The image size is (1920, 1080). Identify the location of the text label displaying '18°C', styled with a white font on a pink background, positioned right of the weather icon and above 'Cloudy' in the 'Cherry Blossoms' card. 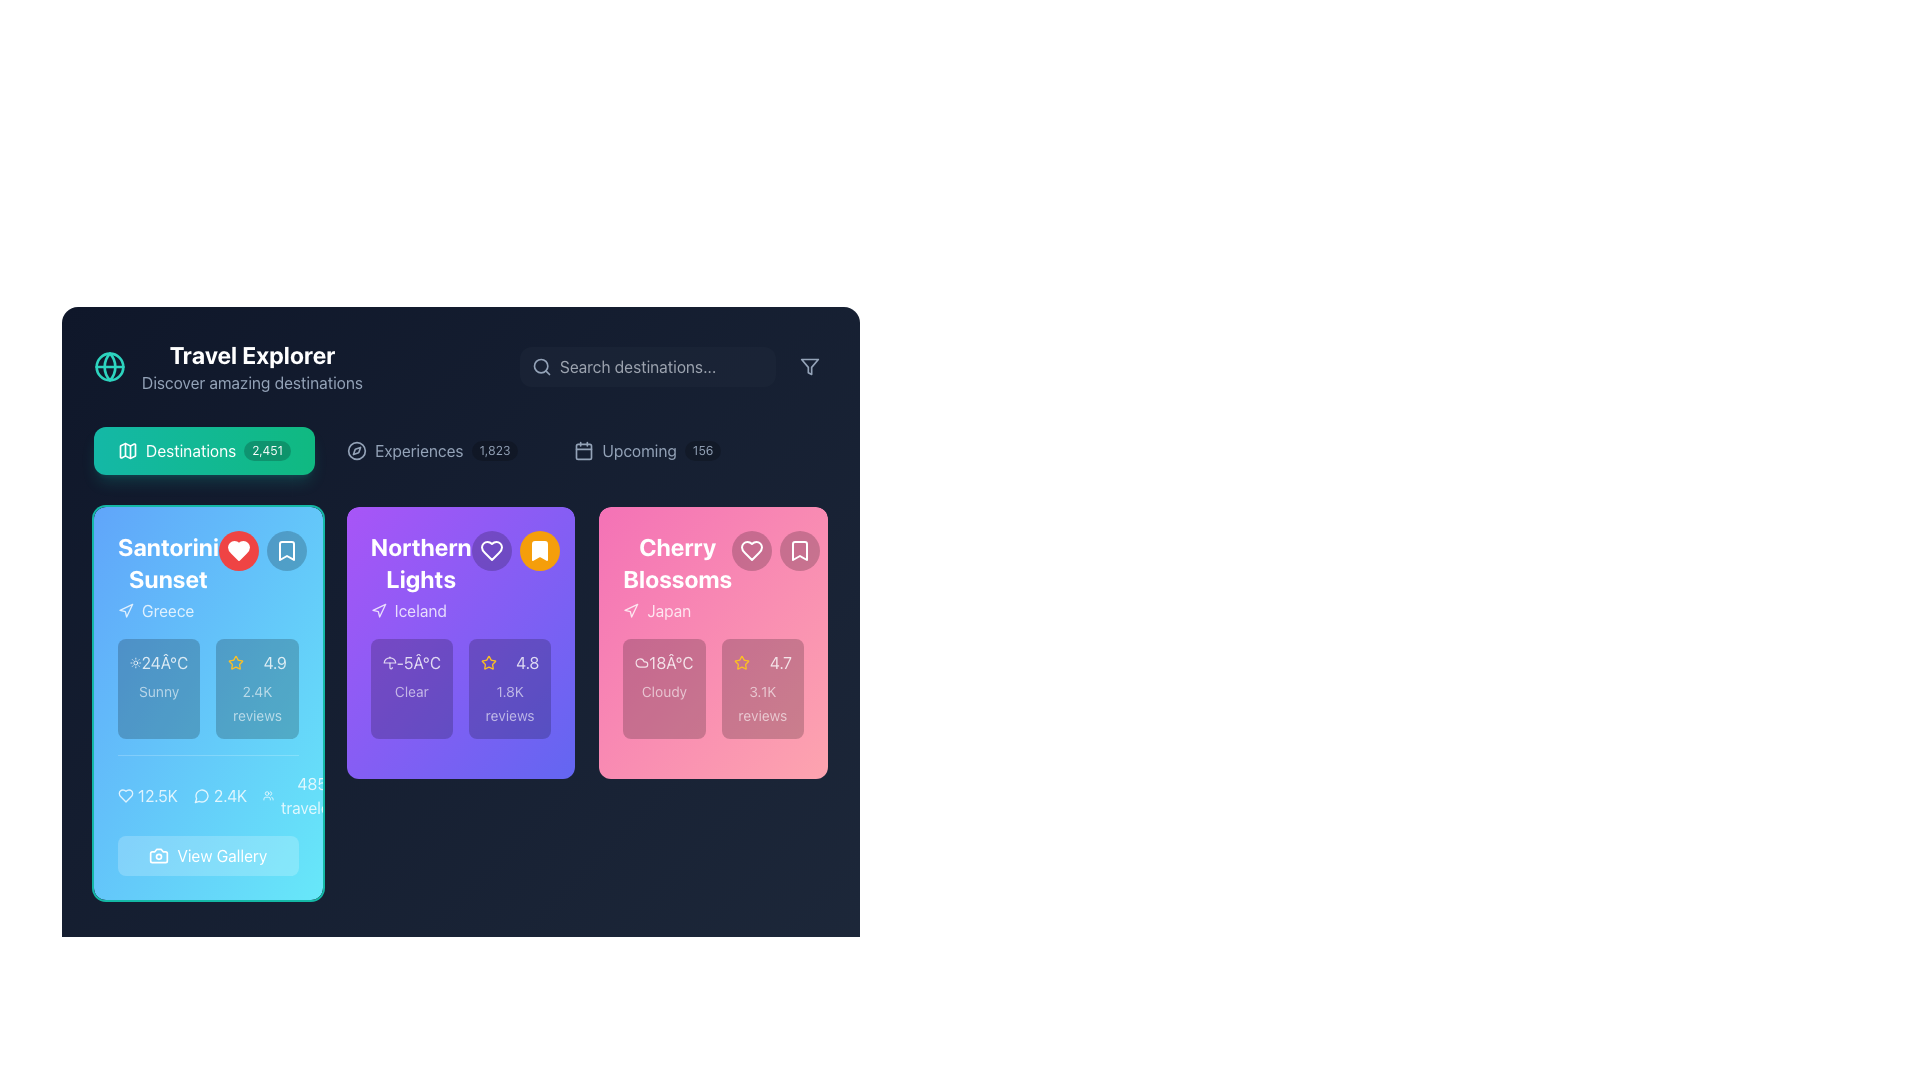
(671, 663).